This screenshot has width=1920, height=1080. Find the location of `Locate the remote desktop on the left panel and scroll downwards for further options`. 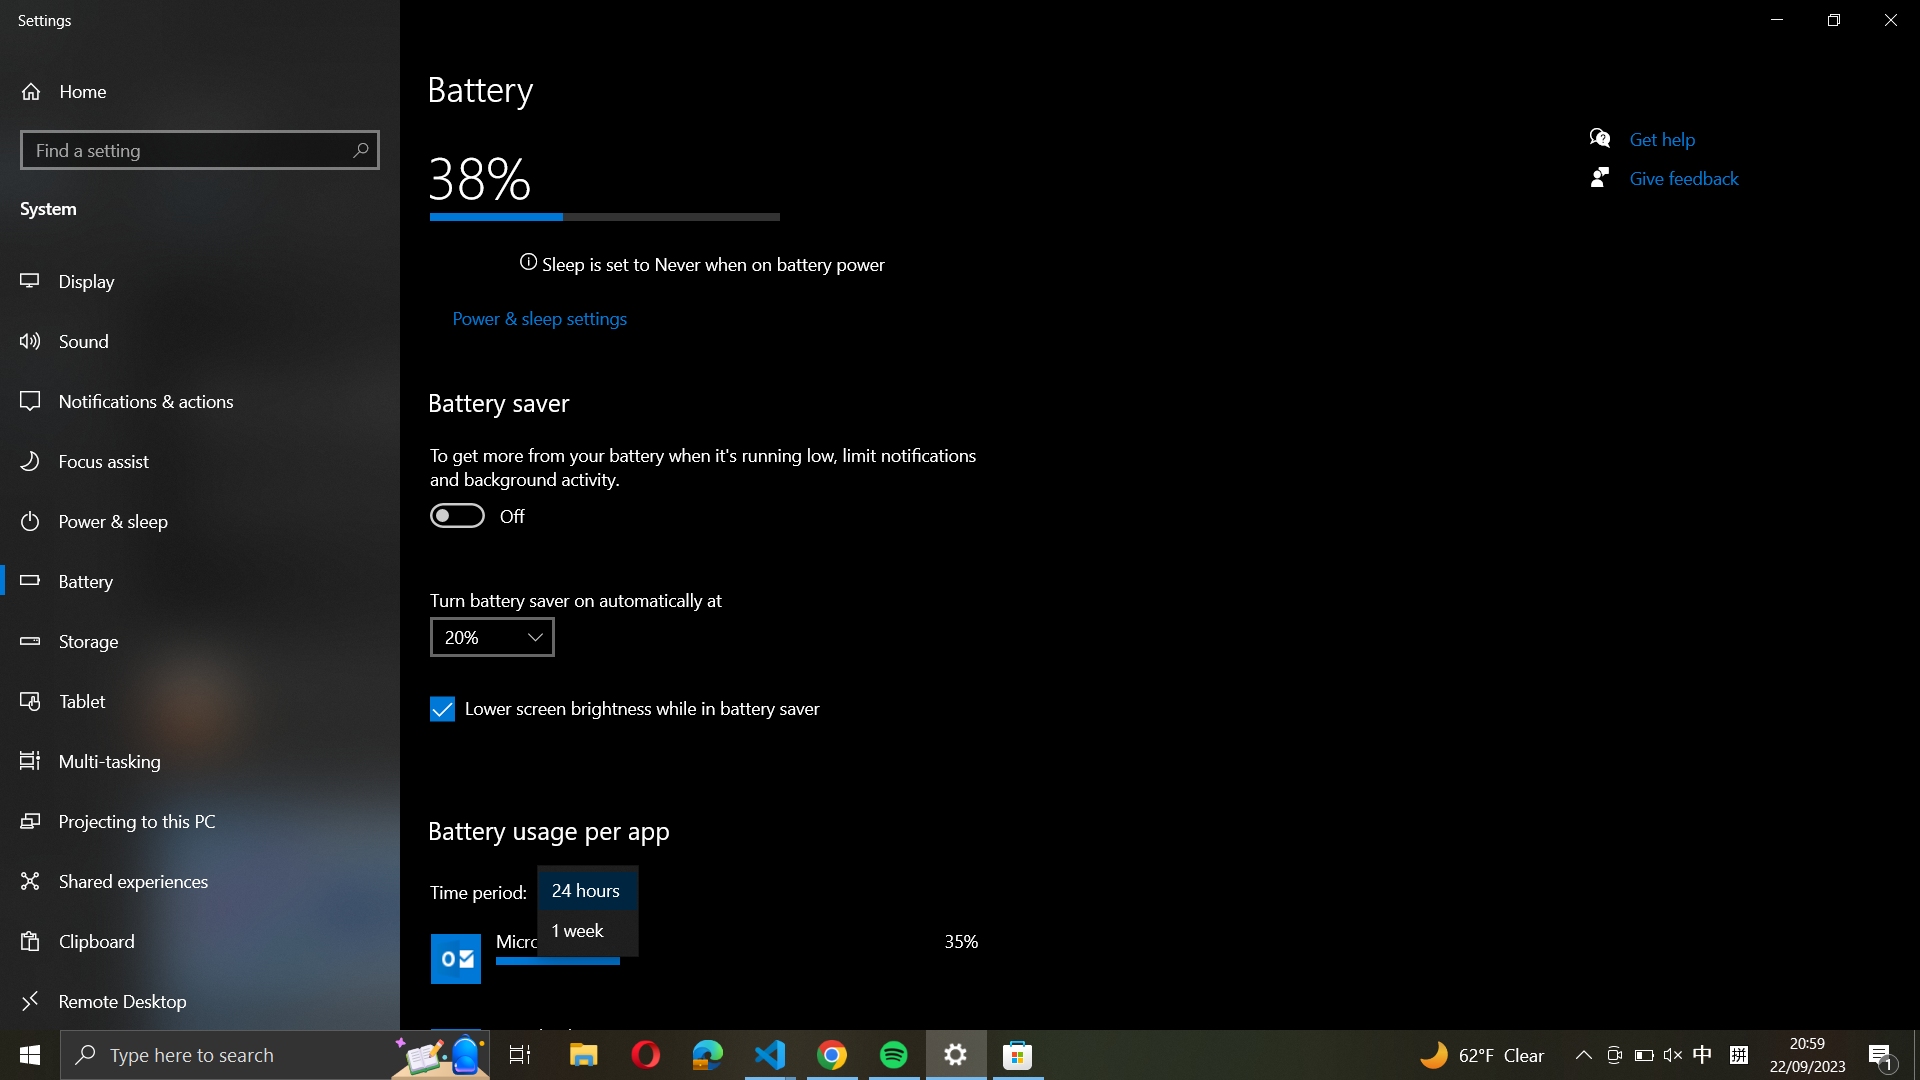

Locate the remote desktop on the left panel and scroll downwards for further options is located at coordinates (389760, 1082700).